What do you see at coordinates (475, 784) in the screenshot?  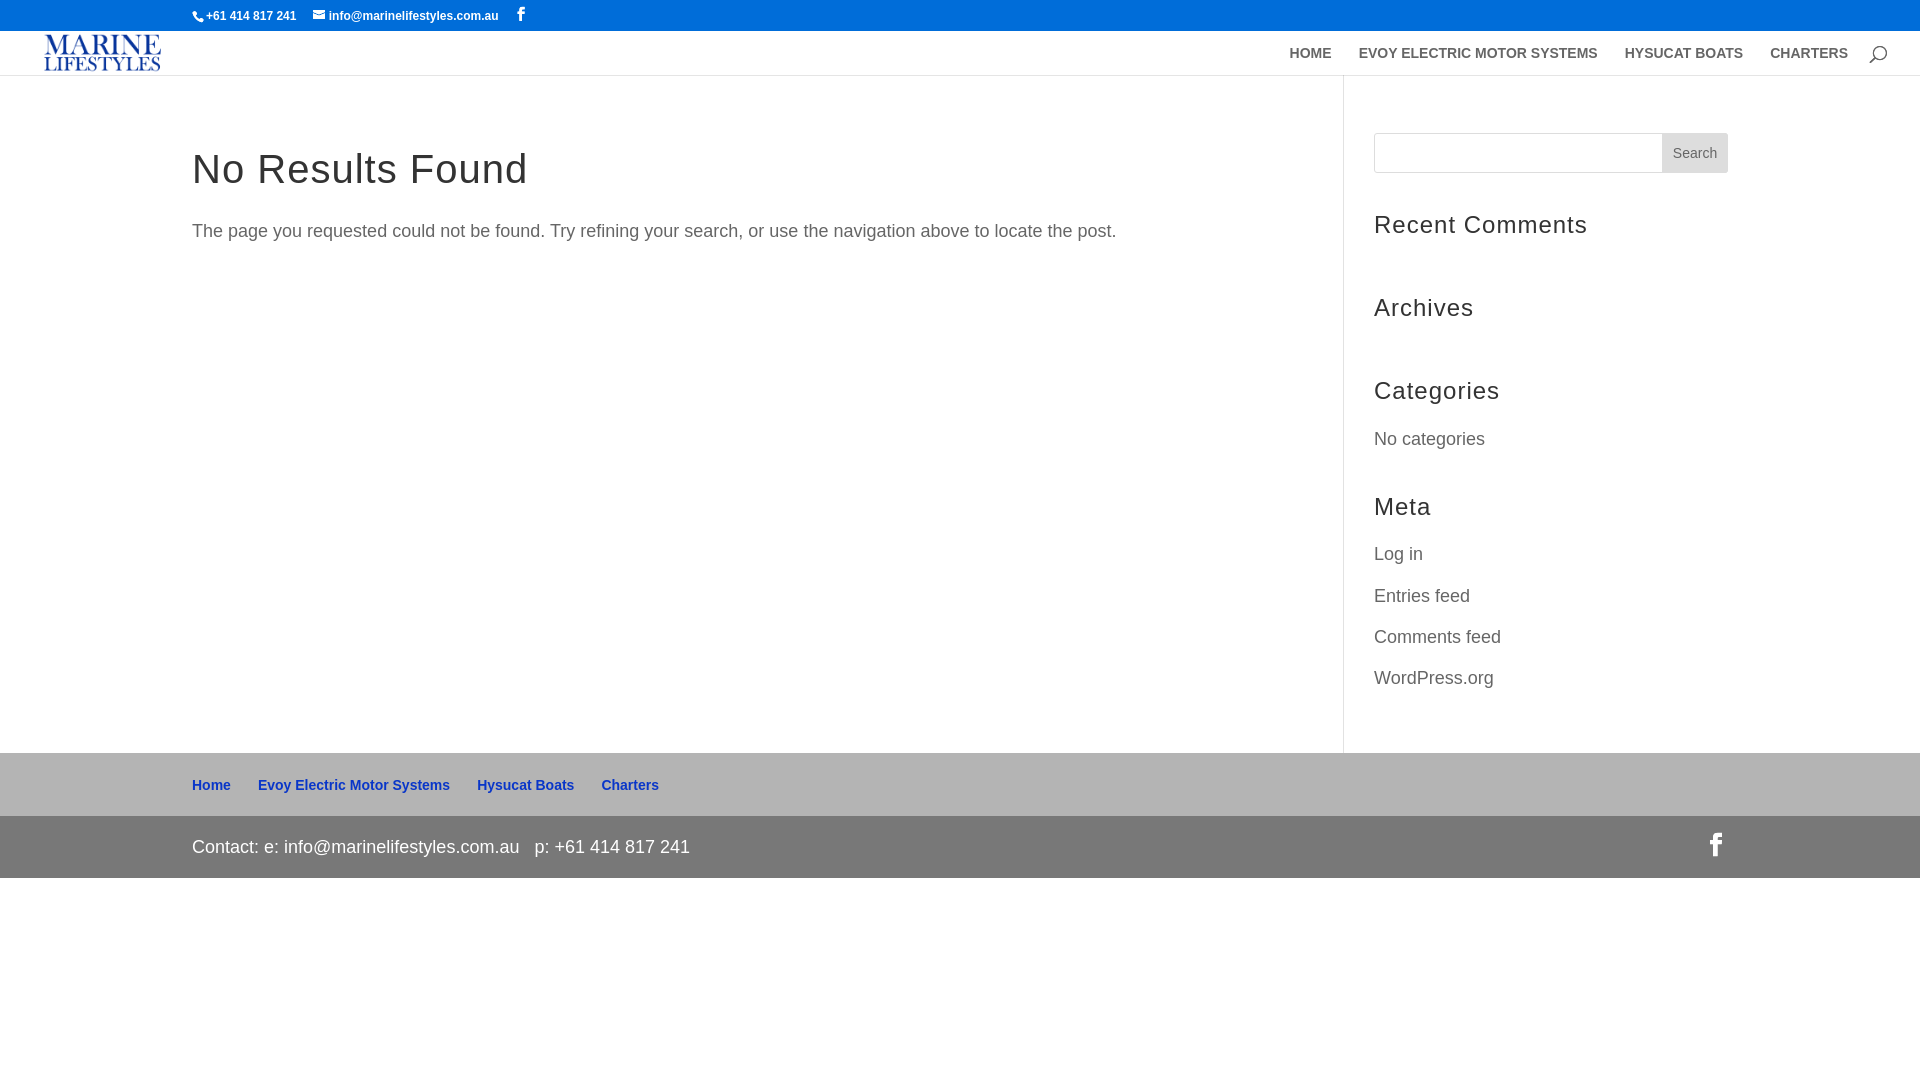 I see `'Hysucat Boats'` at bounding box center [475, 784].